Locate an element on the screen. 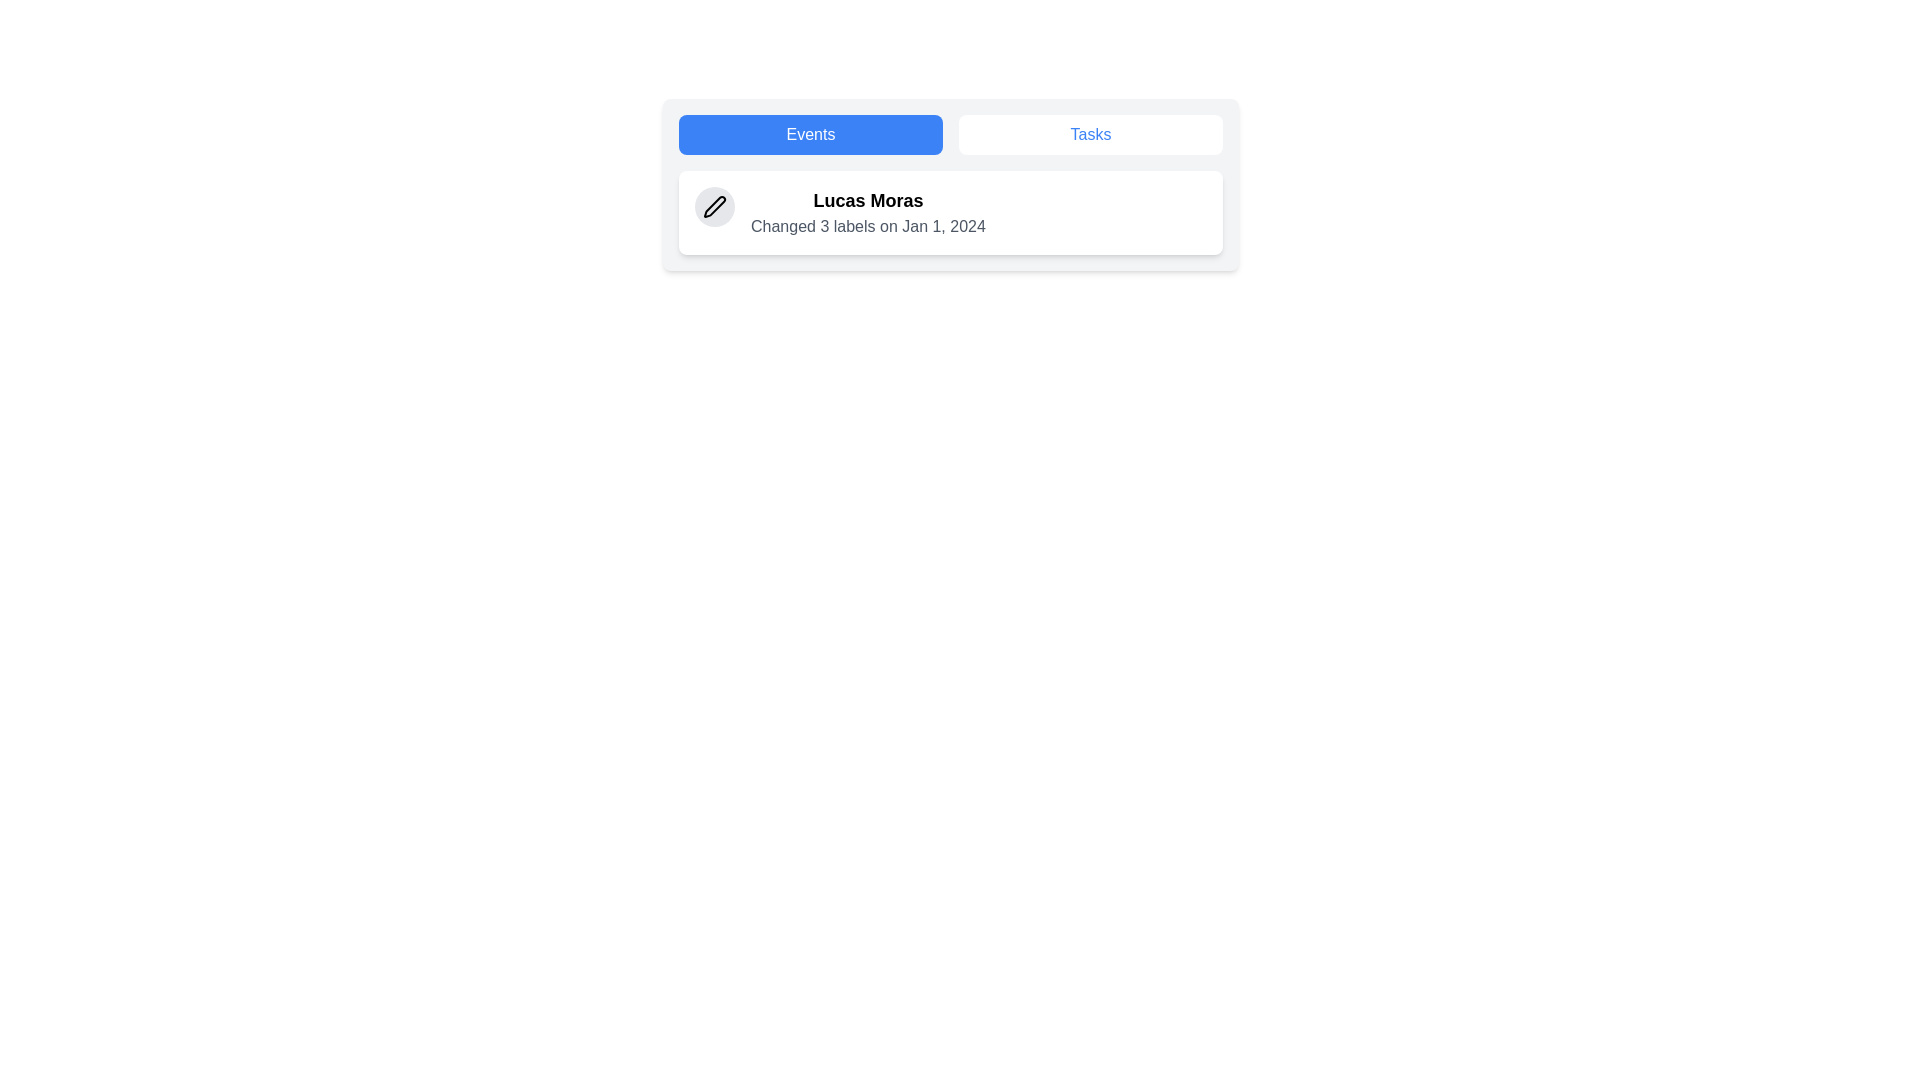 The image size is (1920, 1080). the blue button labeled 'Events' is located at coordinates (811, 135).